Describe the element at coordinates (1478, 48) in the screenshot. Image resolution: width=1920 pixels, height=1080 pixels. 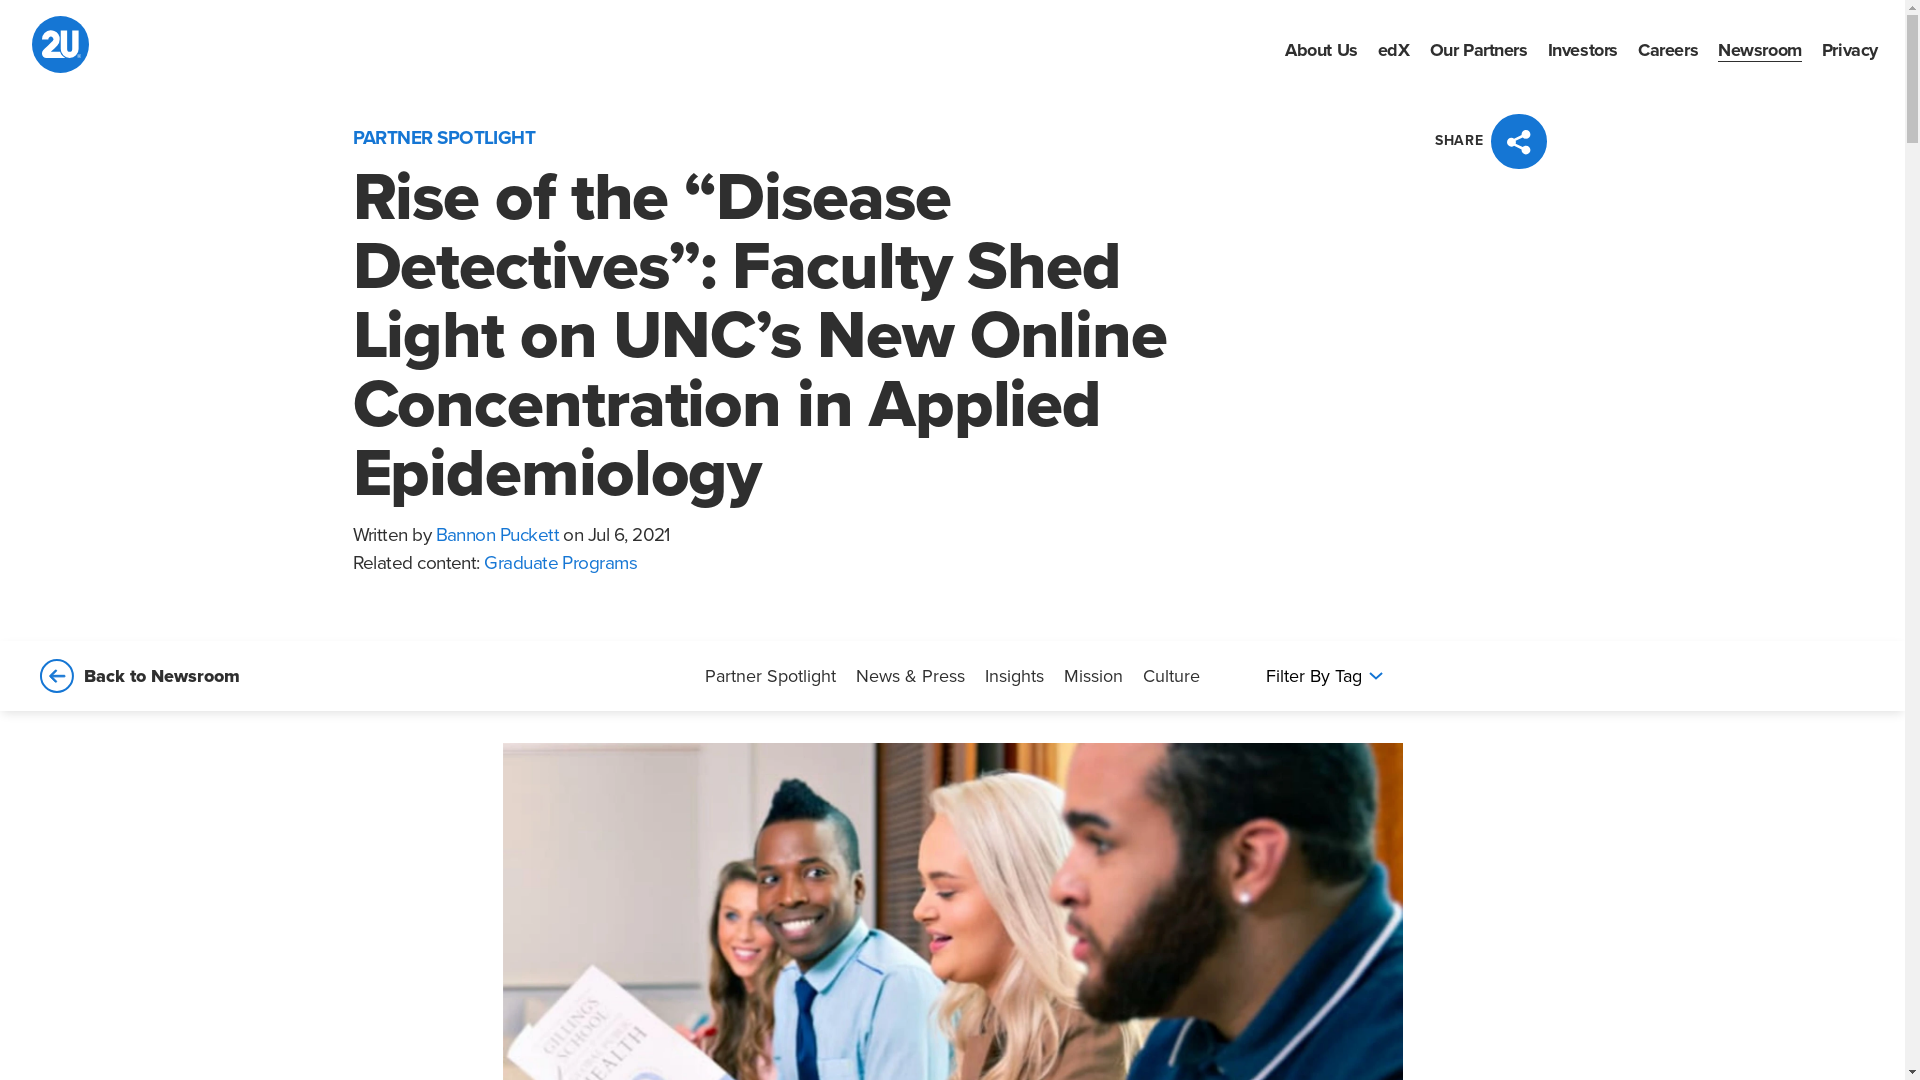
I see `'Our Partners'` at that location.